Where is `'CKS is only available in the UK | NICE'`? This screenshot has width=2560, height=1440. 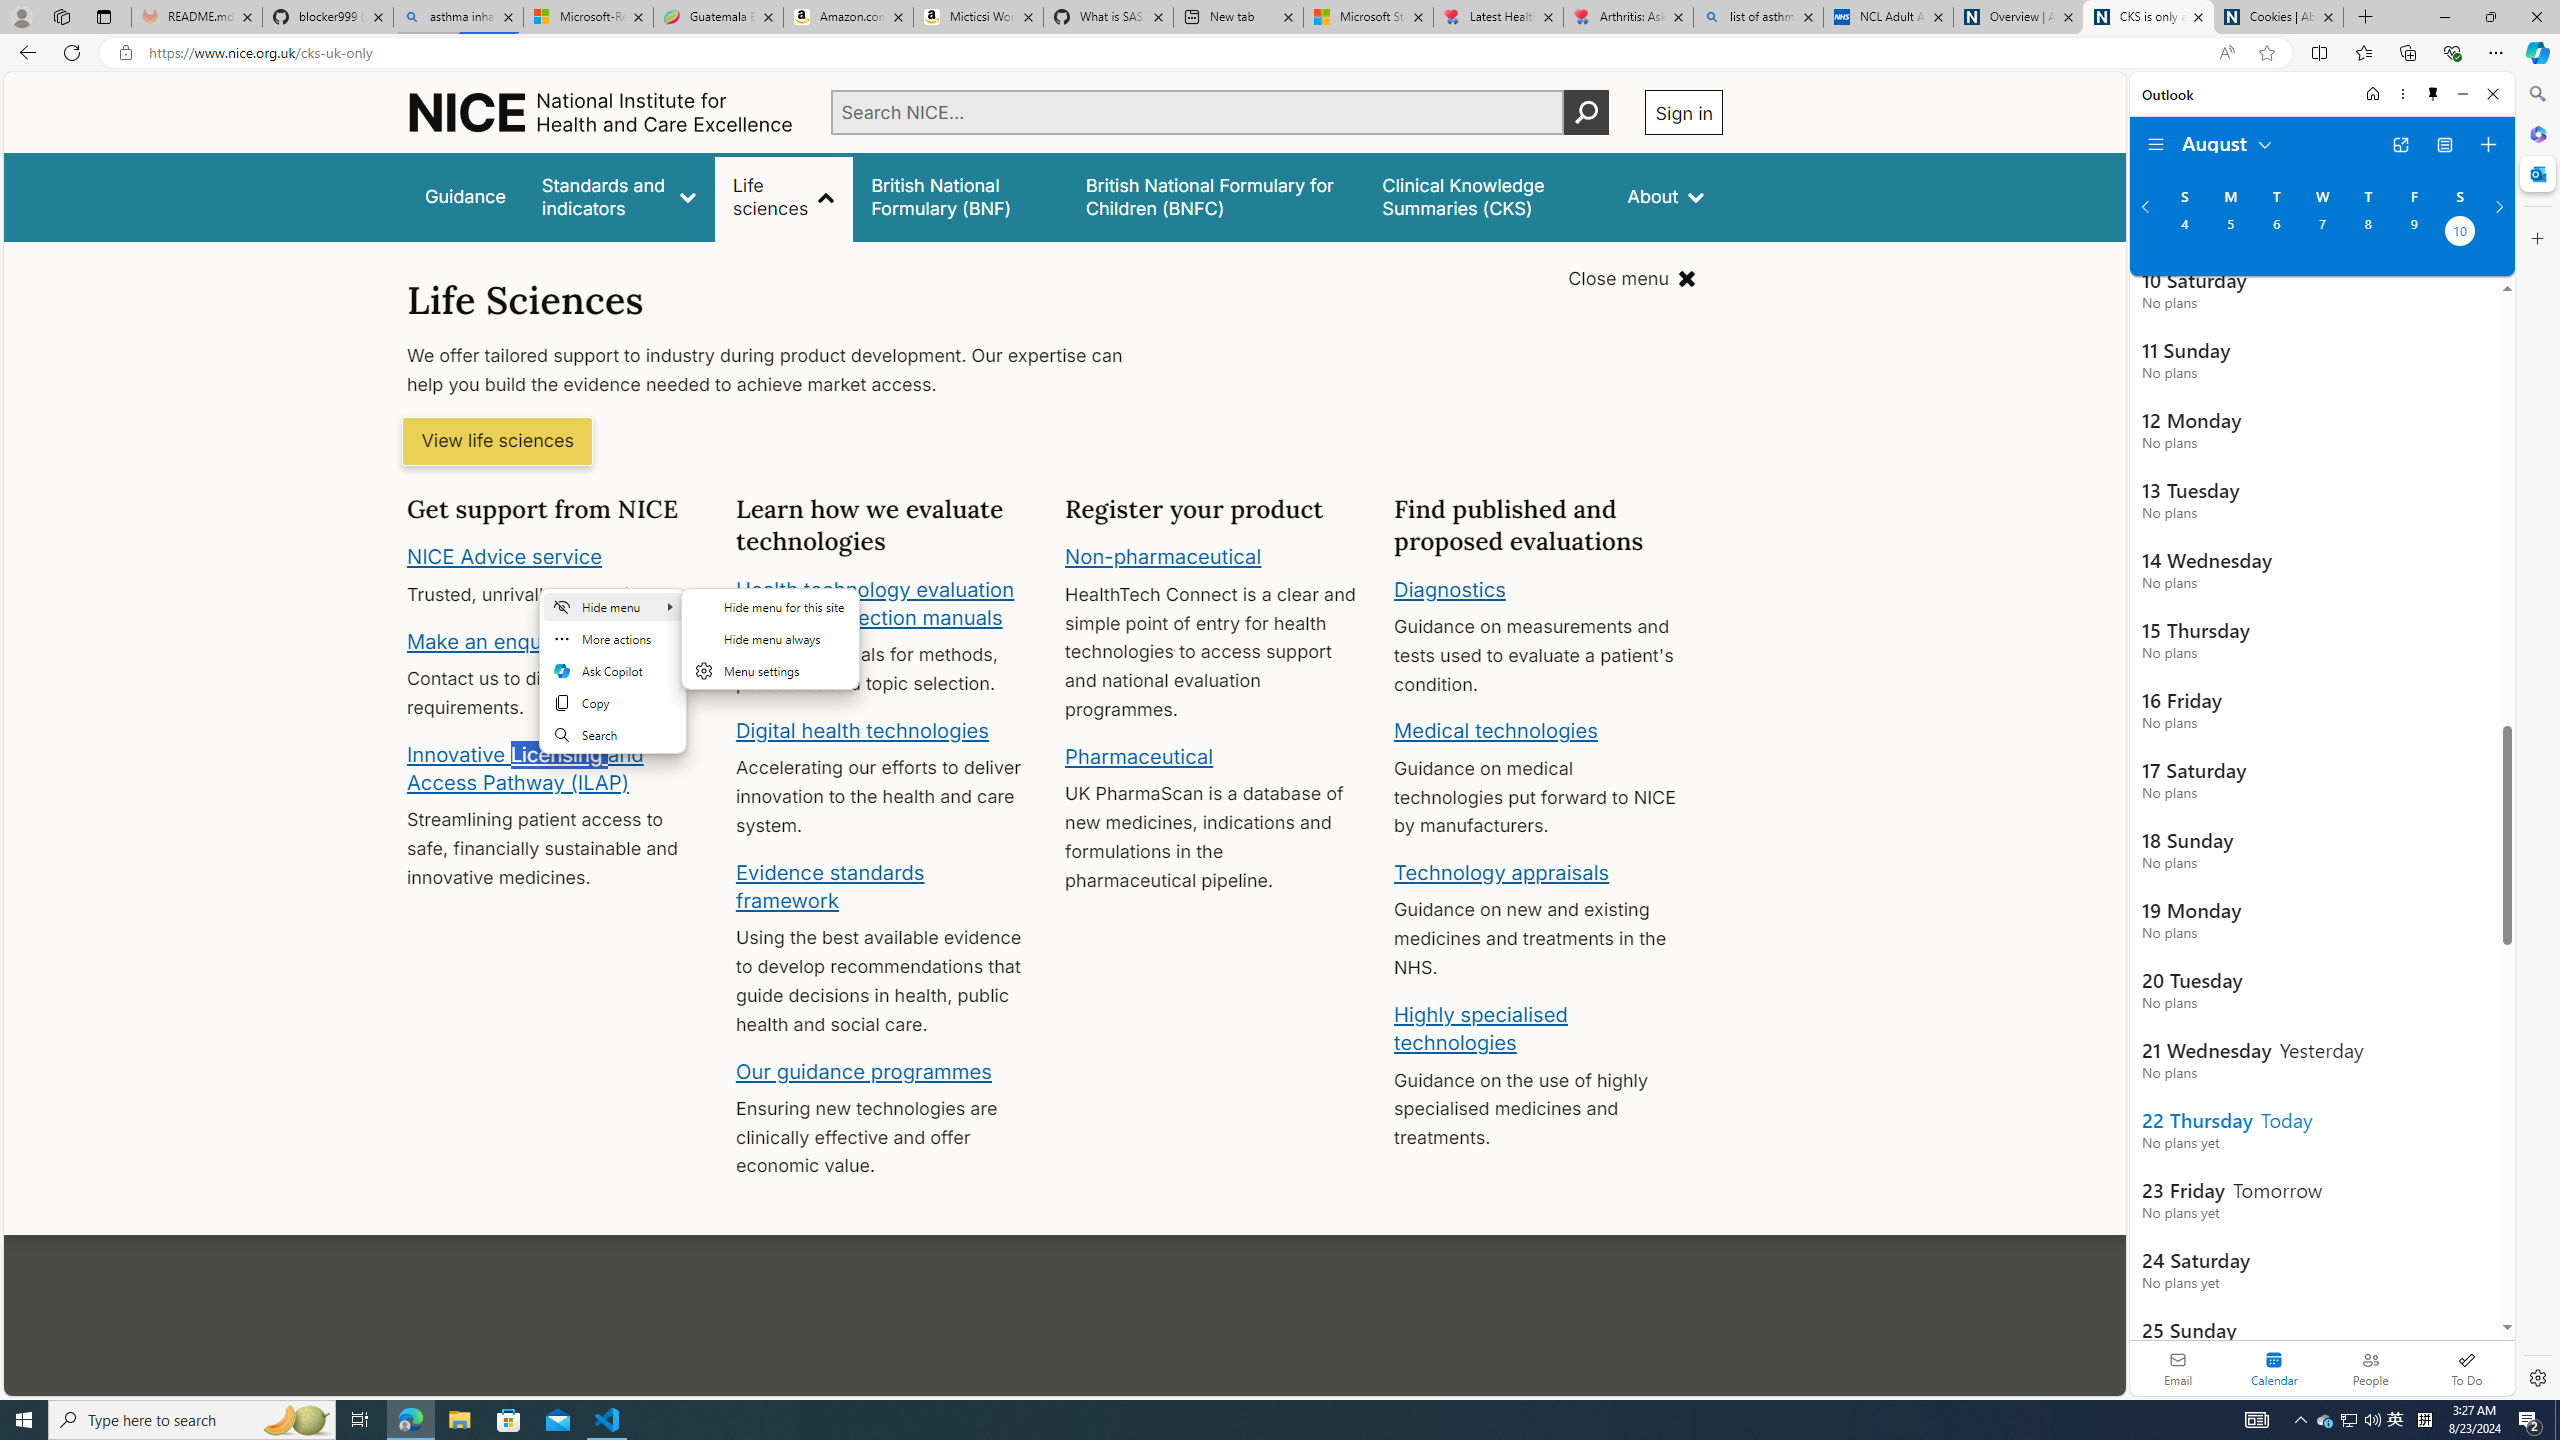
'CKS is only available in the UK | NICE' is located at coordinates (2148, 16).